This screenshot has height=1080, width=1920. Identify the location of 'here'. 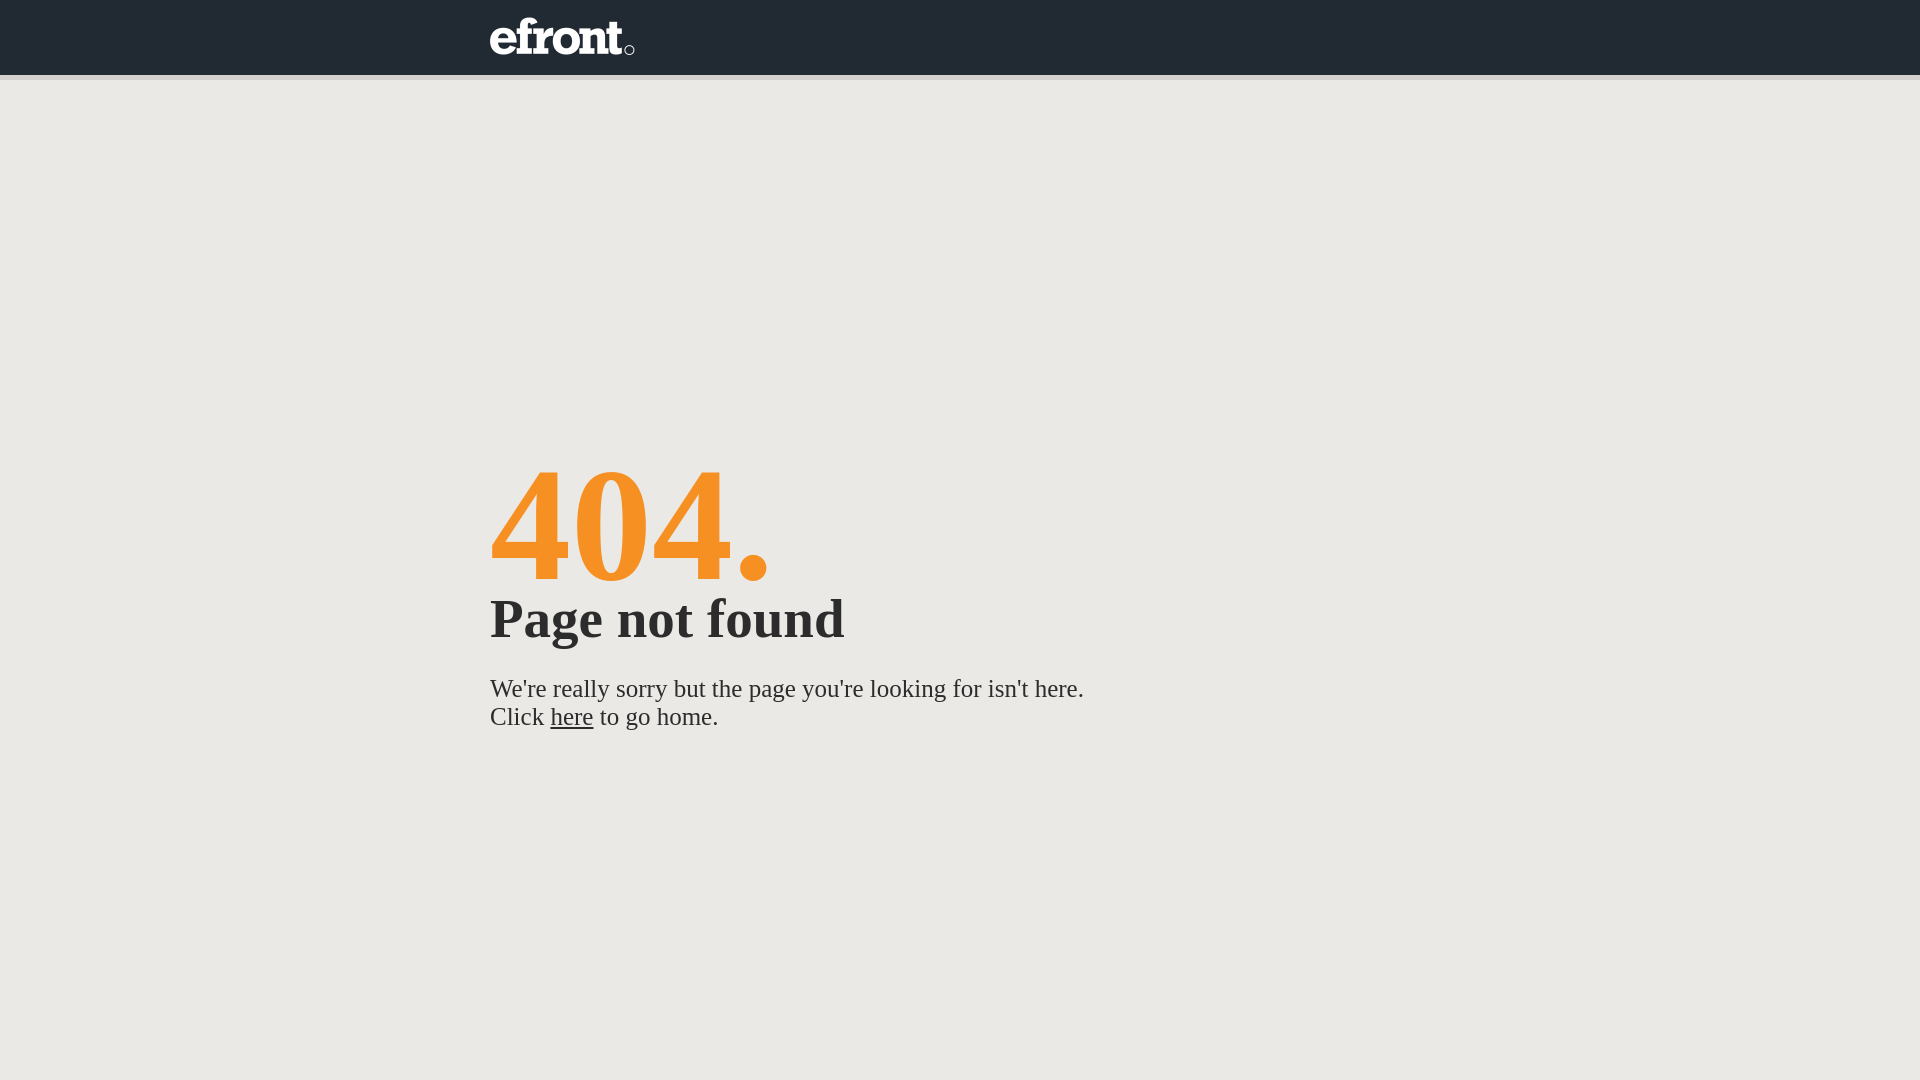
(550, 715).